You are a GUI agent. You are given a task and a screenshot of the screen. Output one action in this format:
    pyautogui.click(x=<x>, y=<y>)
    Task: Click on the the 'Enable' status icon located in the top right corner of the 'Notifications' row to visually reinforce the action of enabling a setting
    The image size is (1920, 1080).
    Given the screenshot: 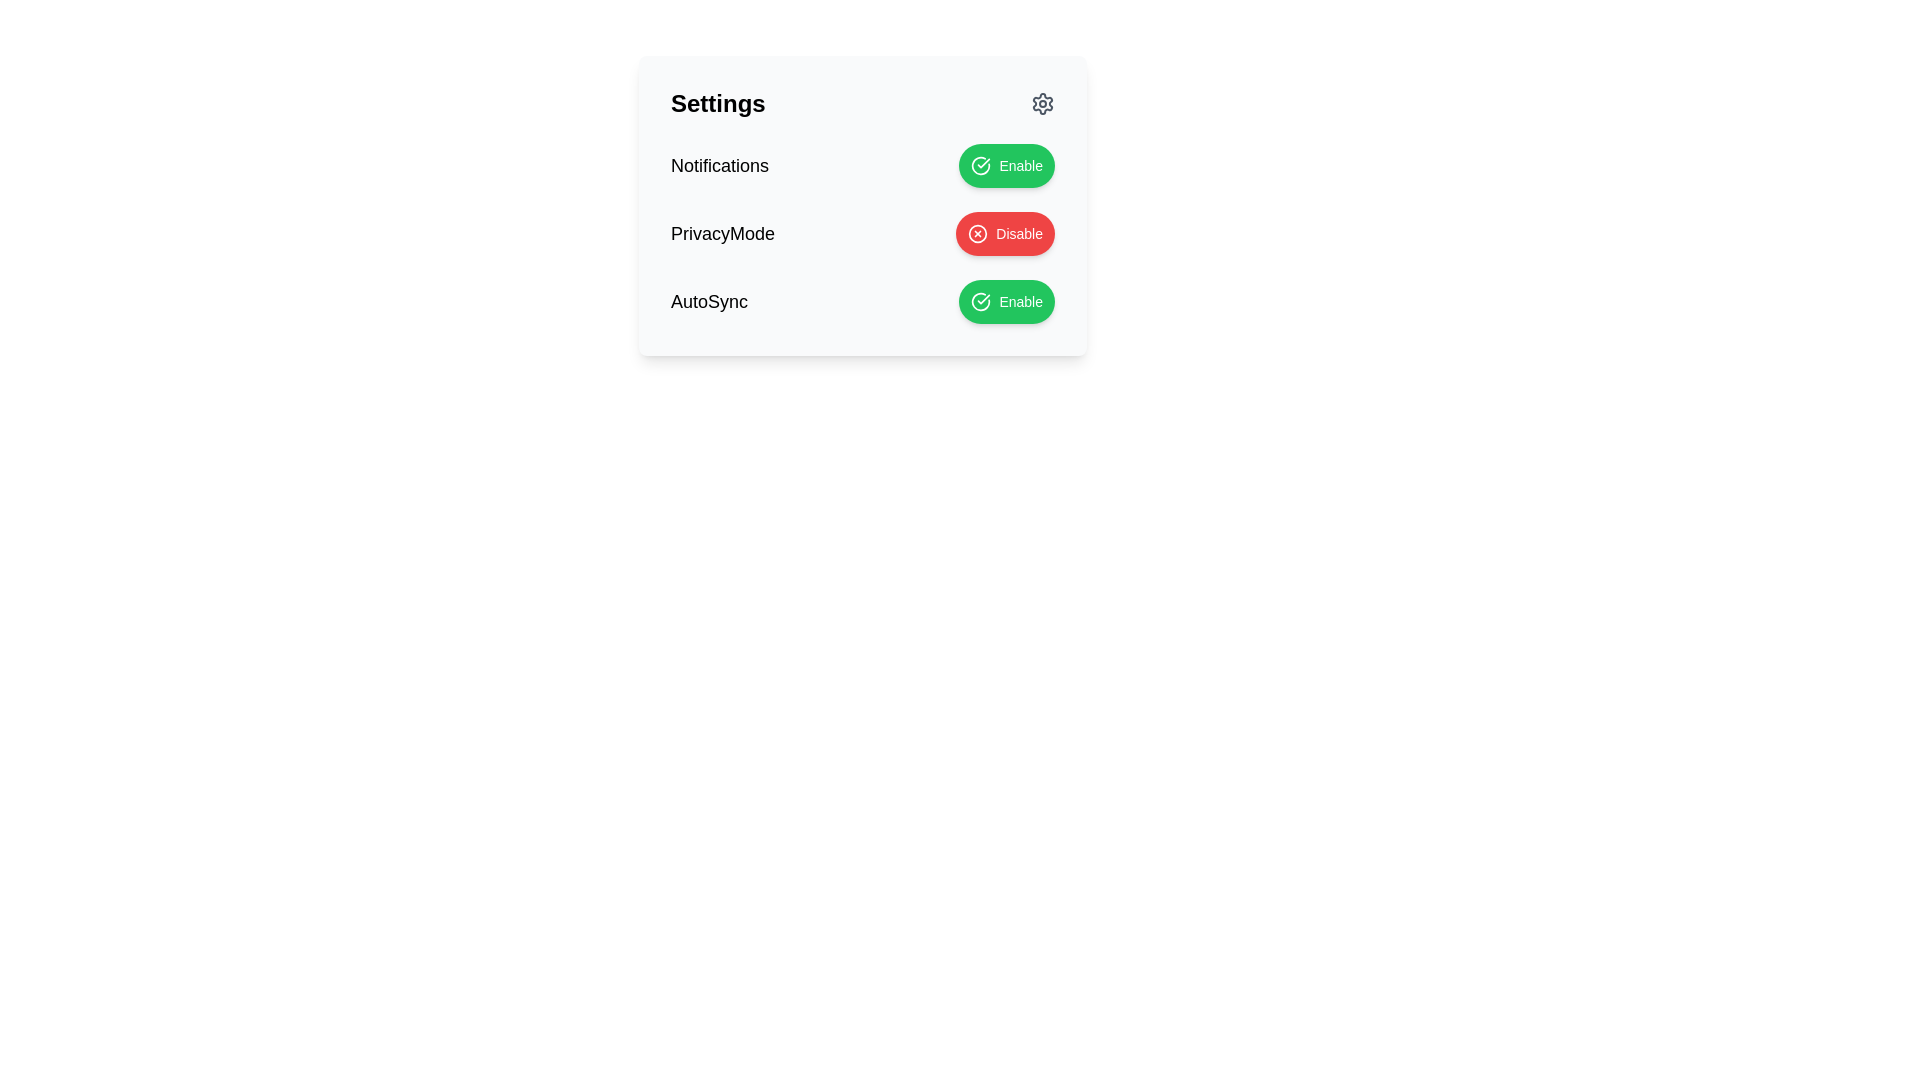 What is the action you would take?
    pyautogui.click(x=981, y=164)
    